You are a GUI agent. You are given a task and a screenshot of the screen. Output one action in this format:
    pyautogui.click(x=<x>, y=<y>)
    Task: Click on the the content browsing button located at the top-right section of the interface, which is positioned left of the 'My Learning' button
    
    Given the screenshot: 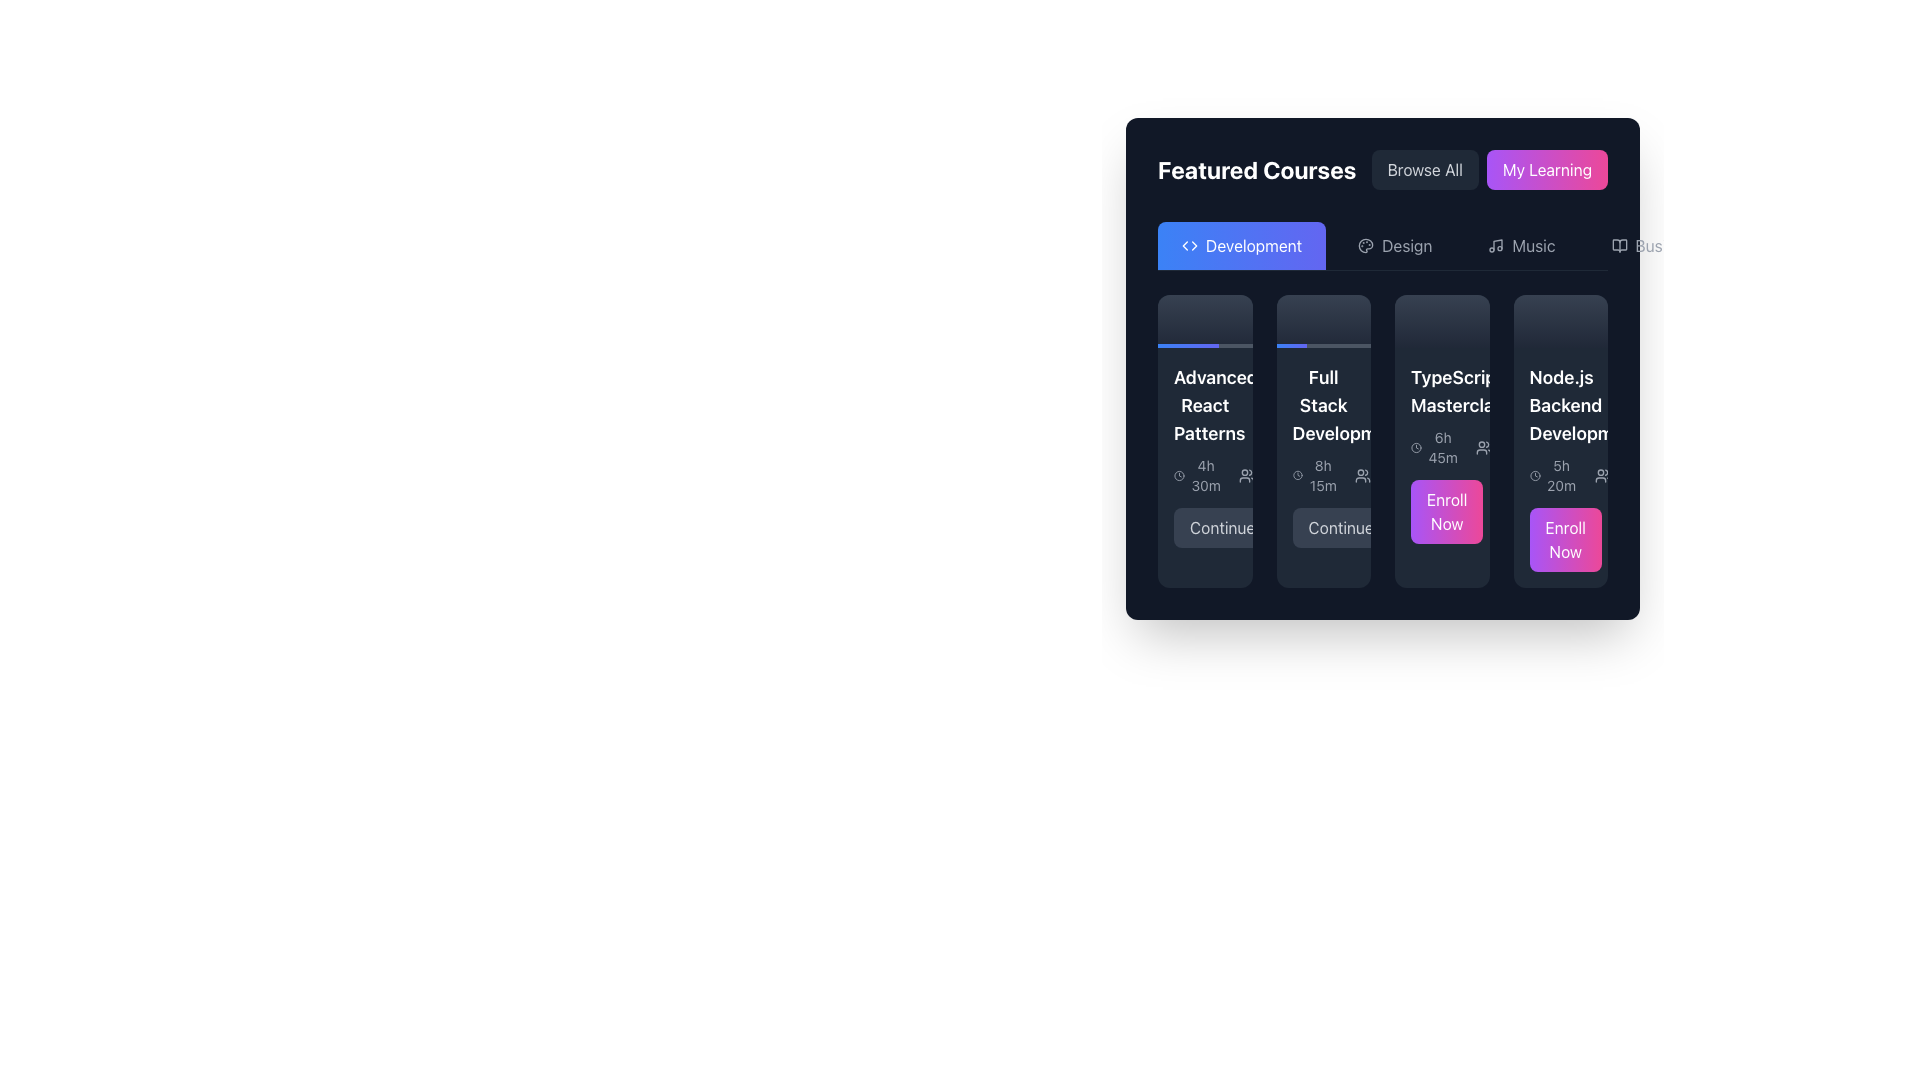 What is the action you would take?
    pyautogui.click(x=1424, y=168)
    